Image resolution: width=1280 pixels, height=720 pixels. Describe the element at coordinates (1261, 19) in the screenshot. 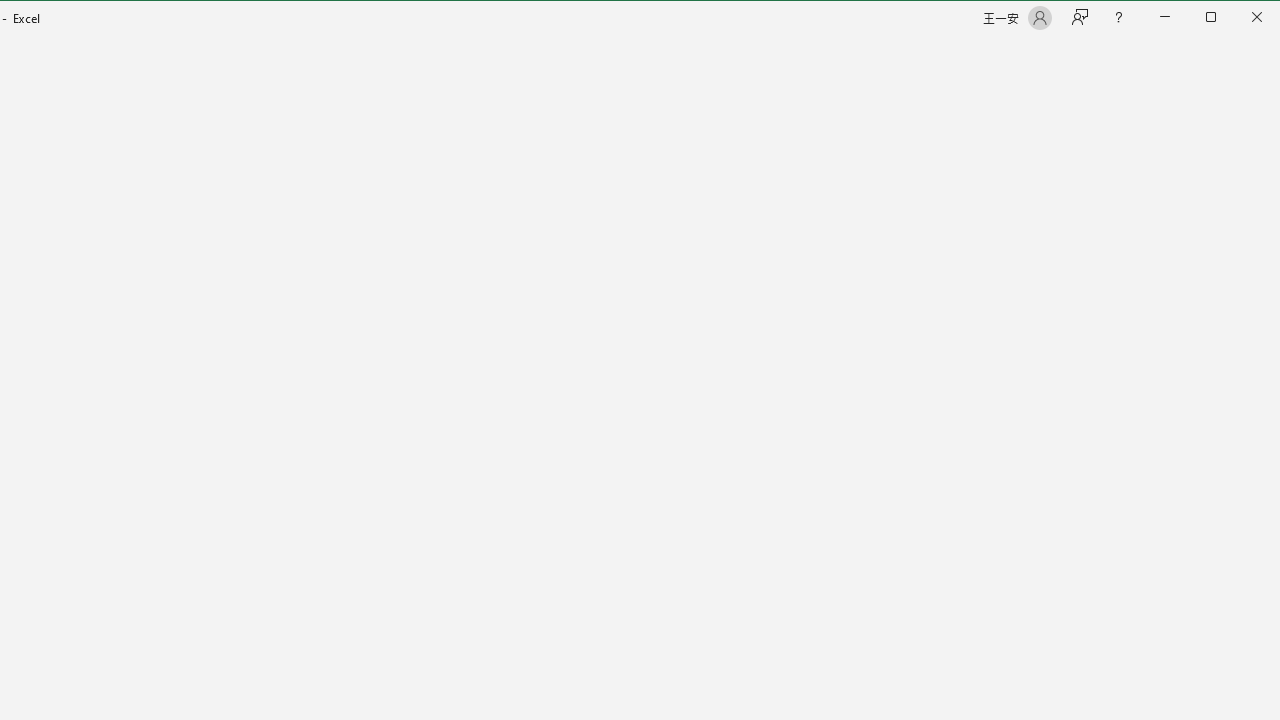

I see `'Close'` at that location.